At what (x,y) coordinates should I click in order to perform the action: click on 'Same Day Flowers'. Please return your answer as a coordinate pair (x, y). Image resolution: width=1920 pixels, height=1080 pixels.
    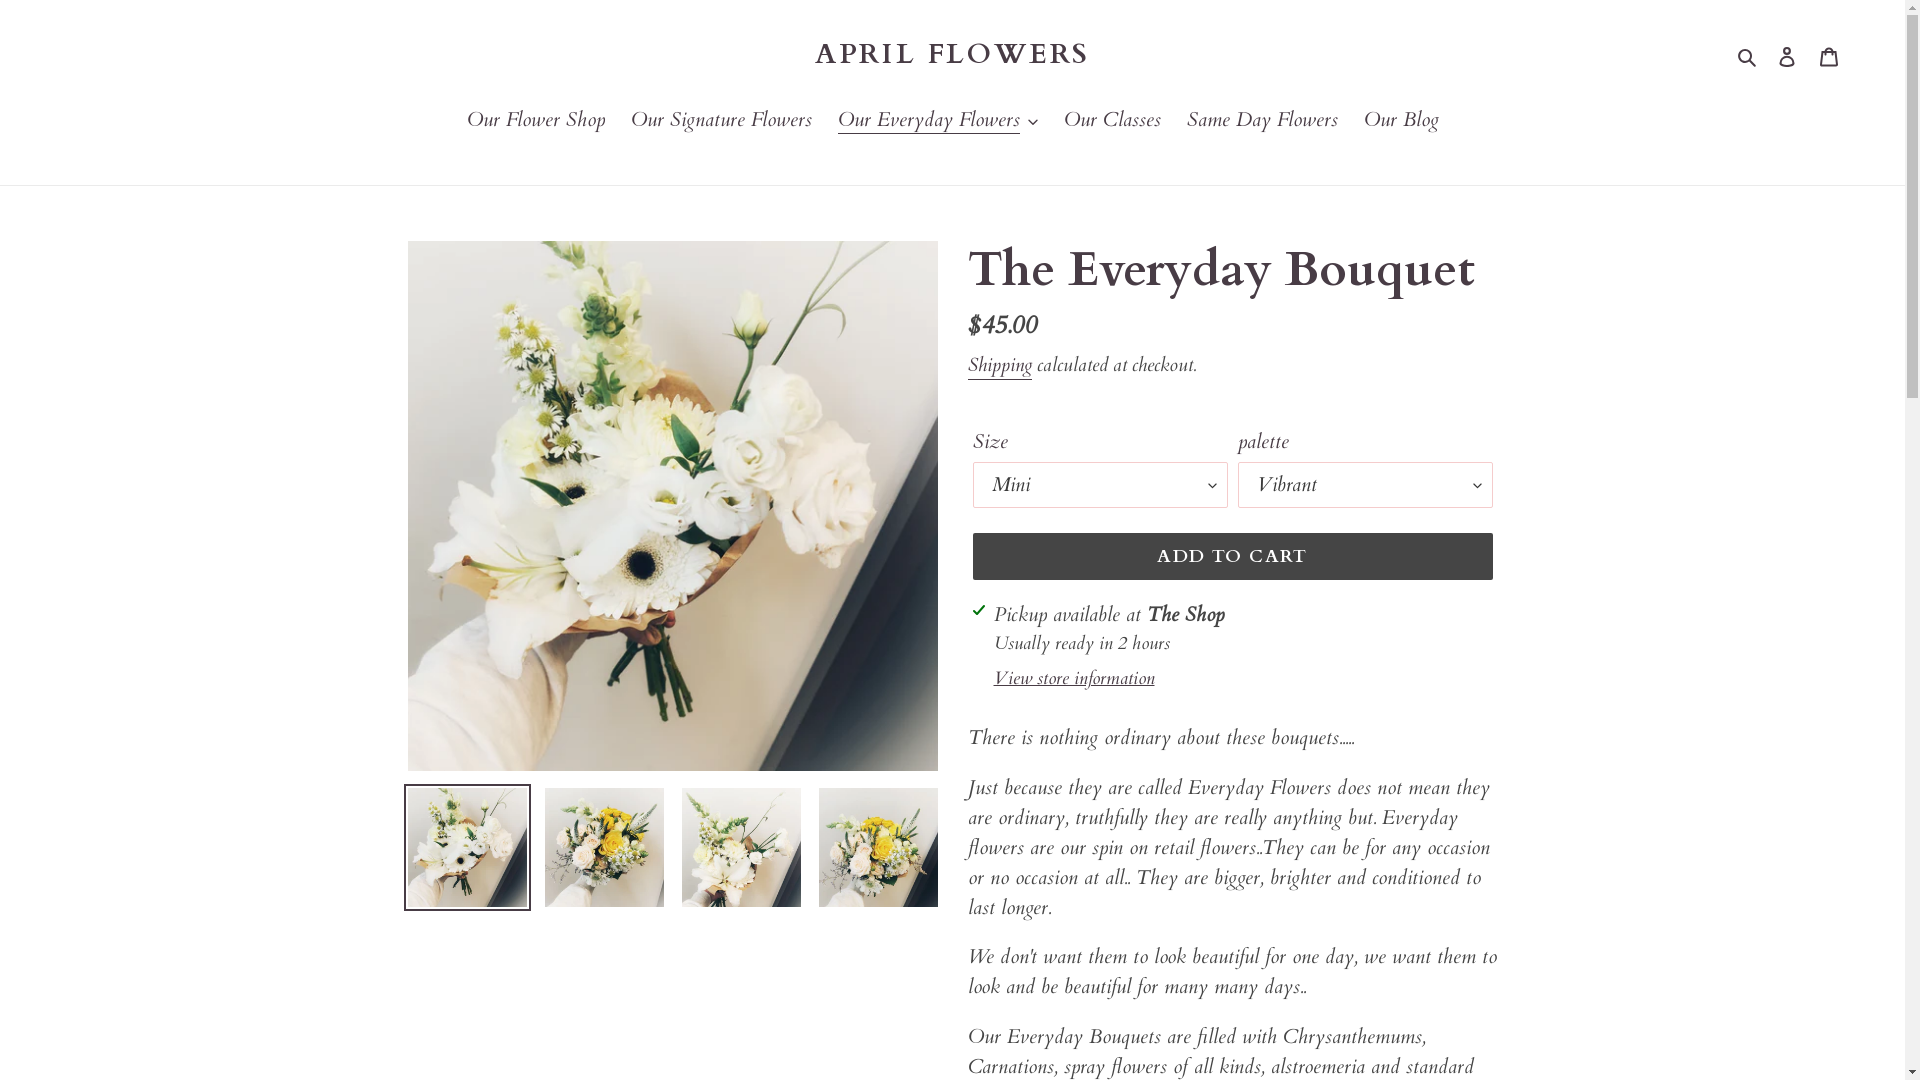
    Looking at the image, I should click on (1176, 121).